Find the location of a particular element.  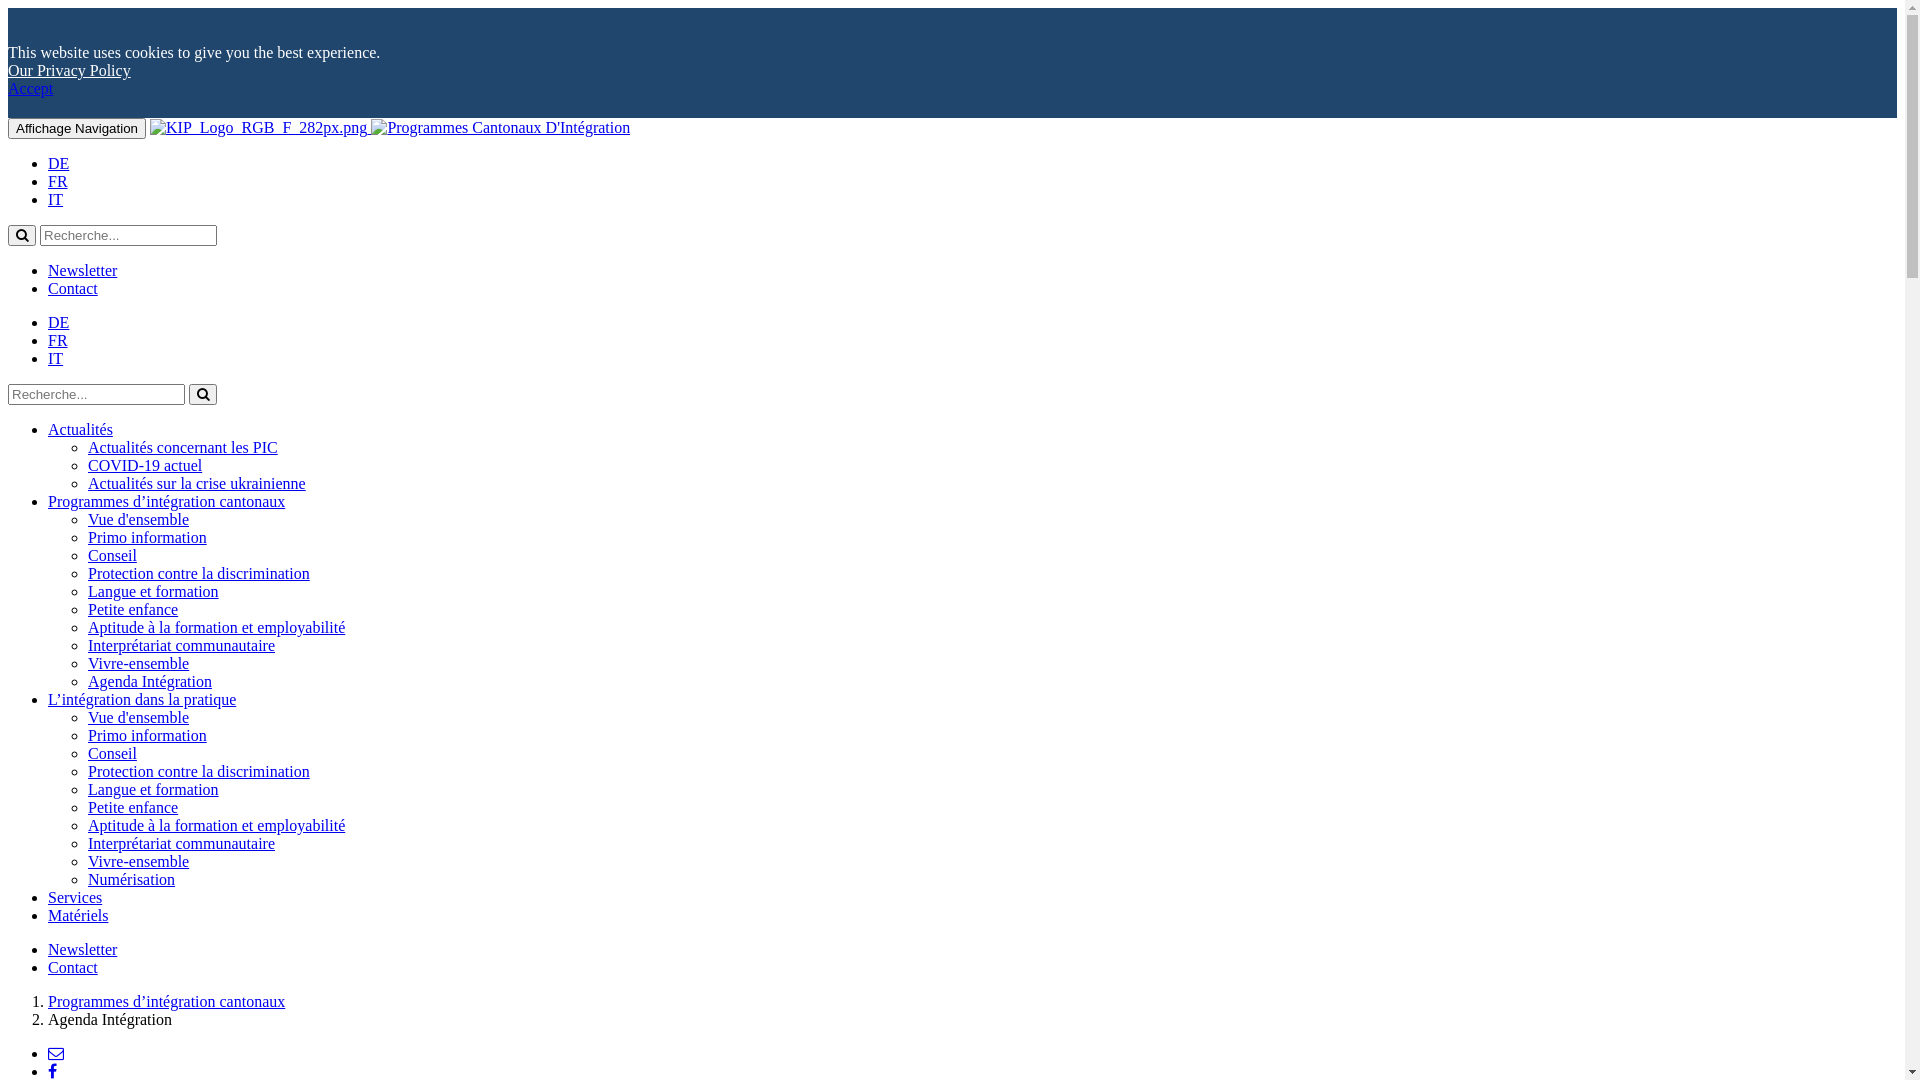

'KIP_Logo_RGB_F_282px.png' is located at coordinates (257, 127).